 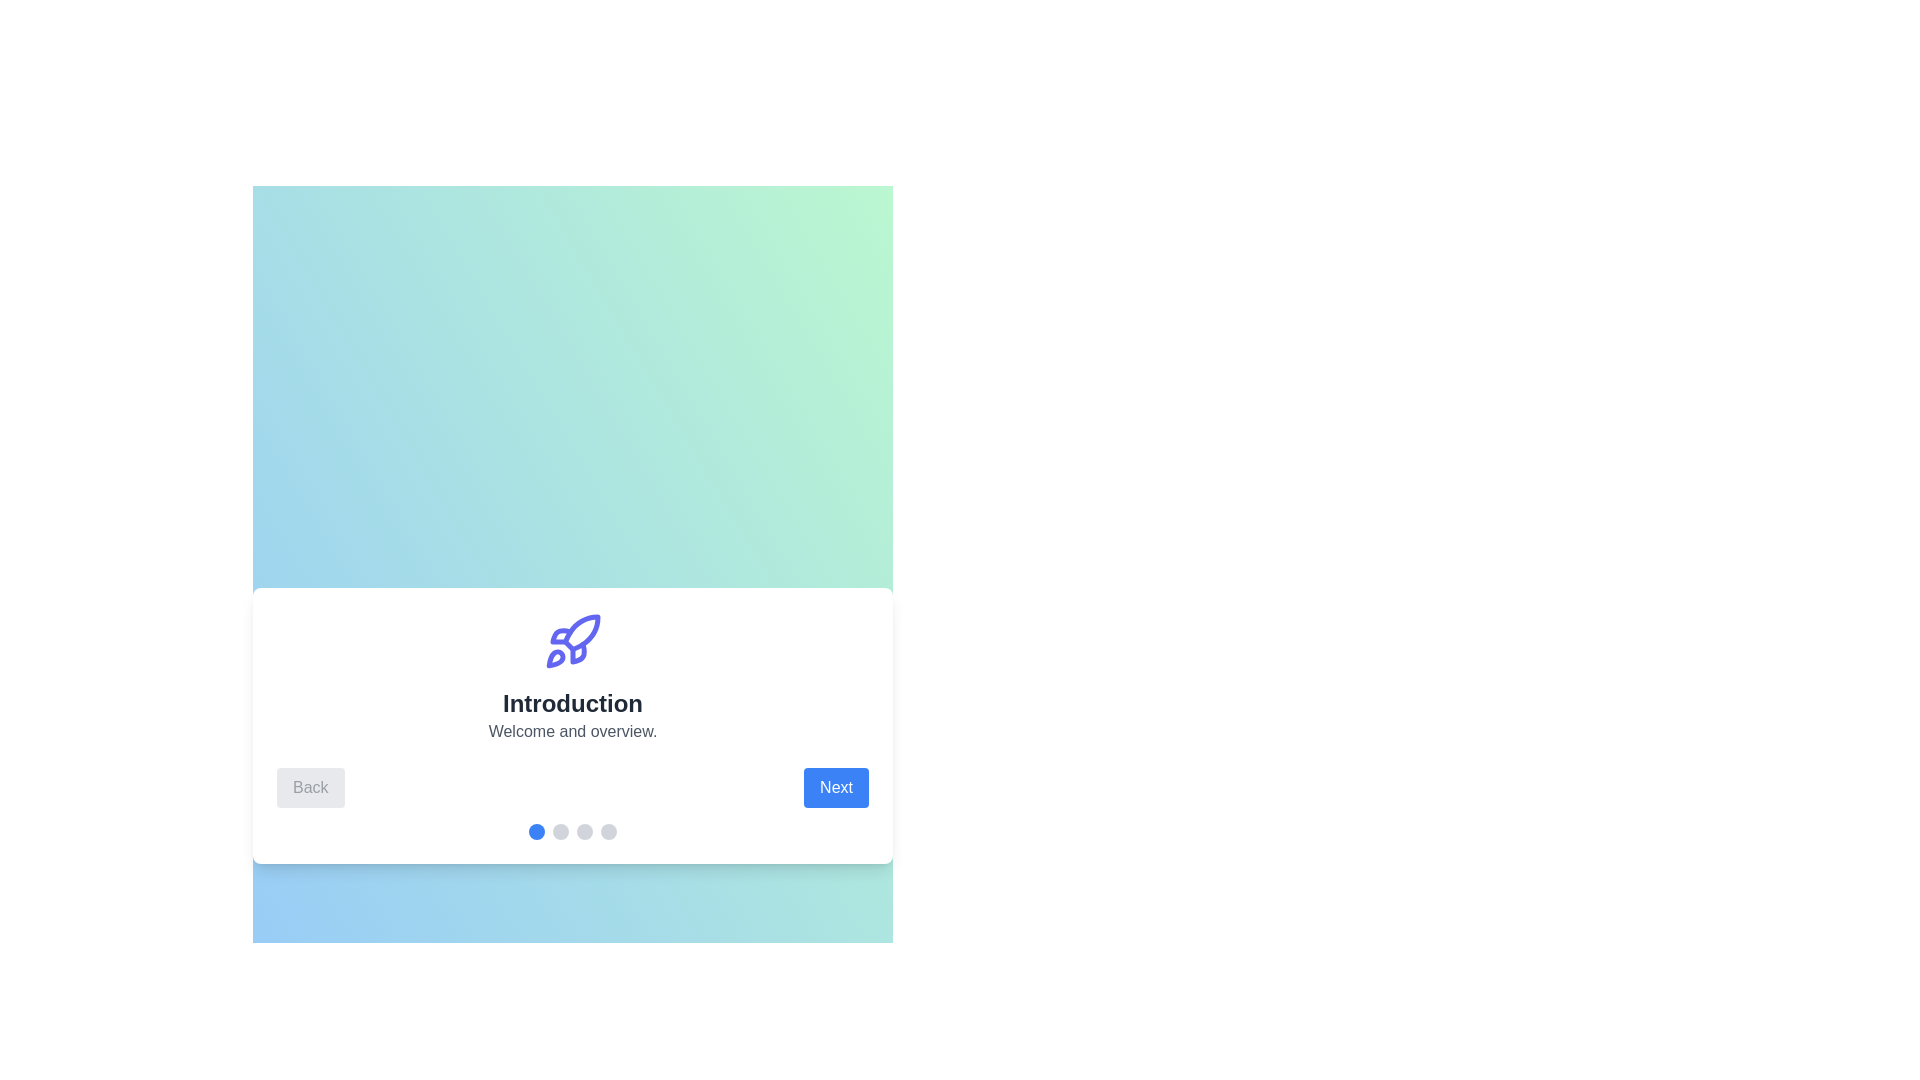 I want to click on 'Next' button to move to the next step, so click(x=835, y=786).